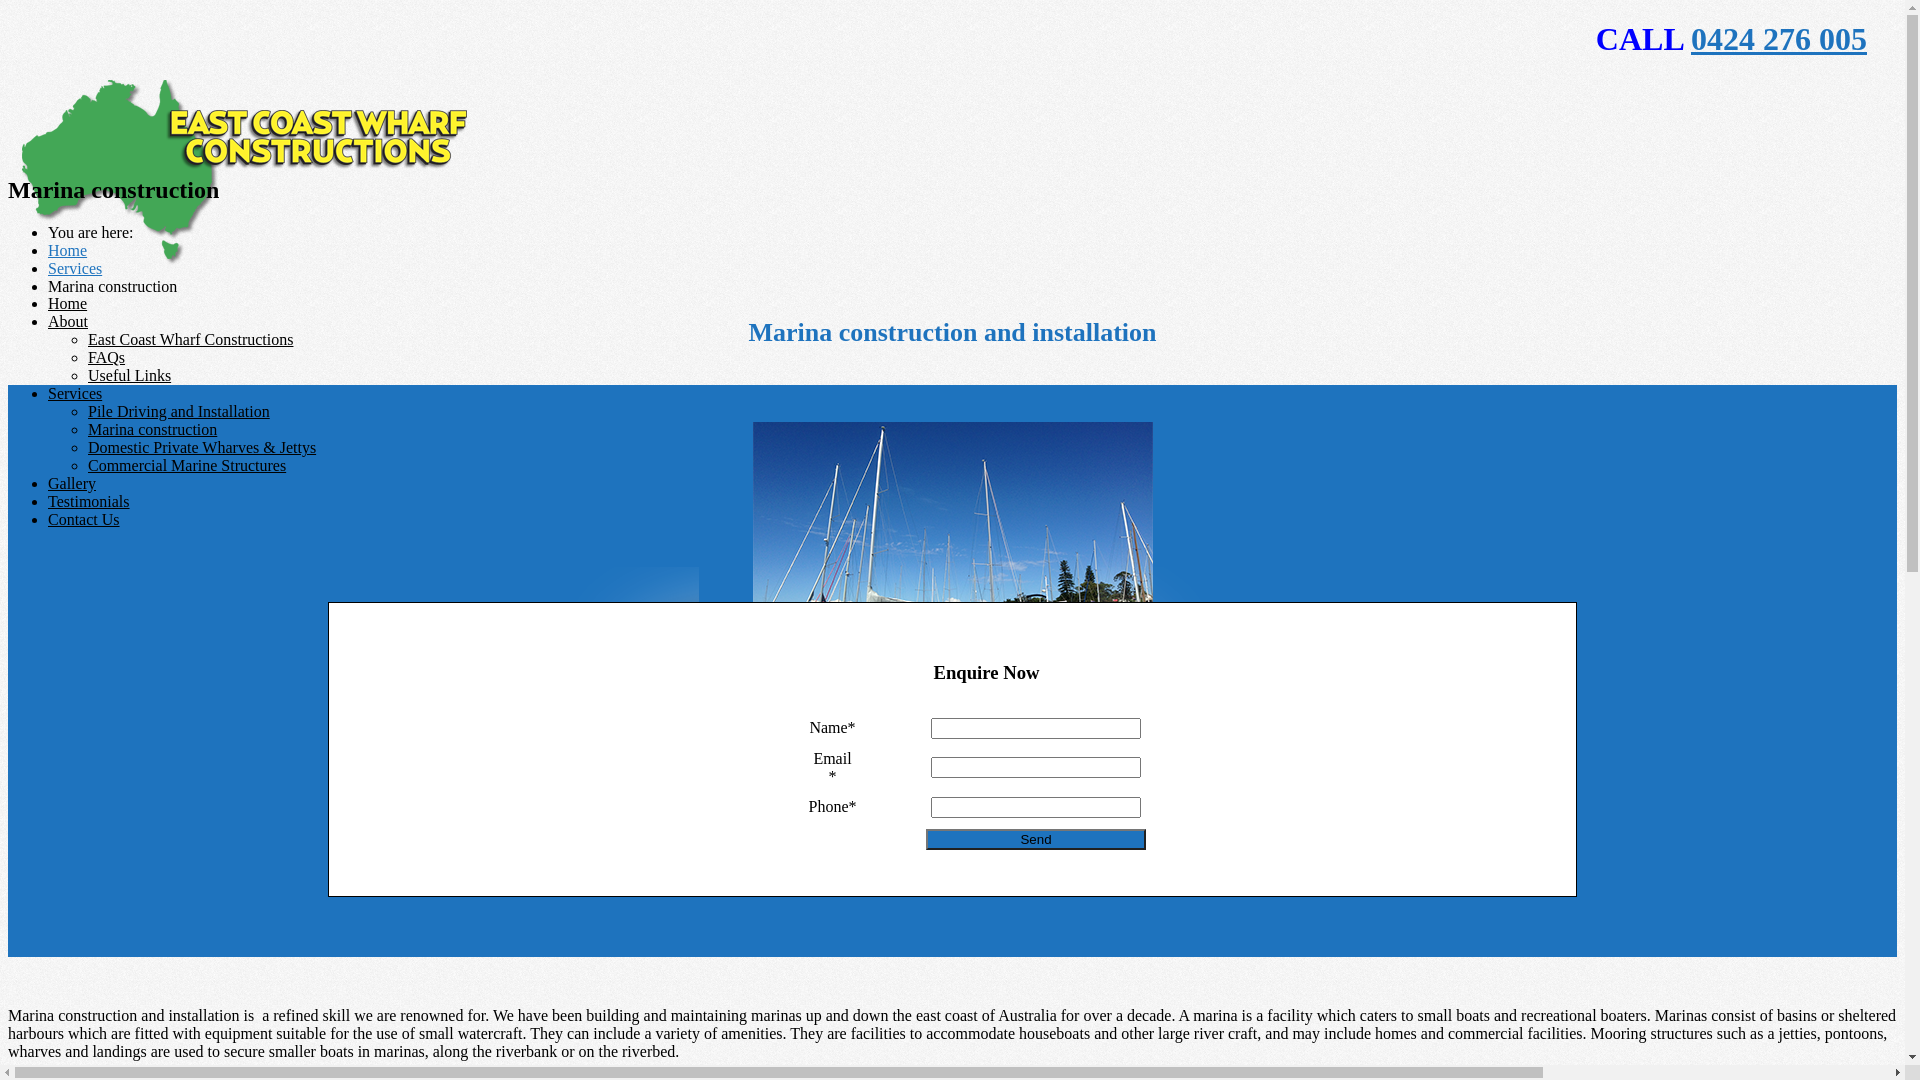  Describe the element at coordinates (75, 393) in the screenshot. I see `'Services'` at that location.